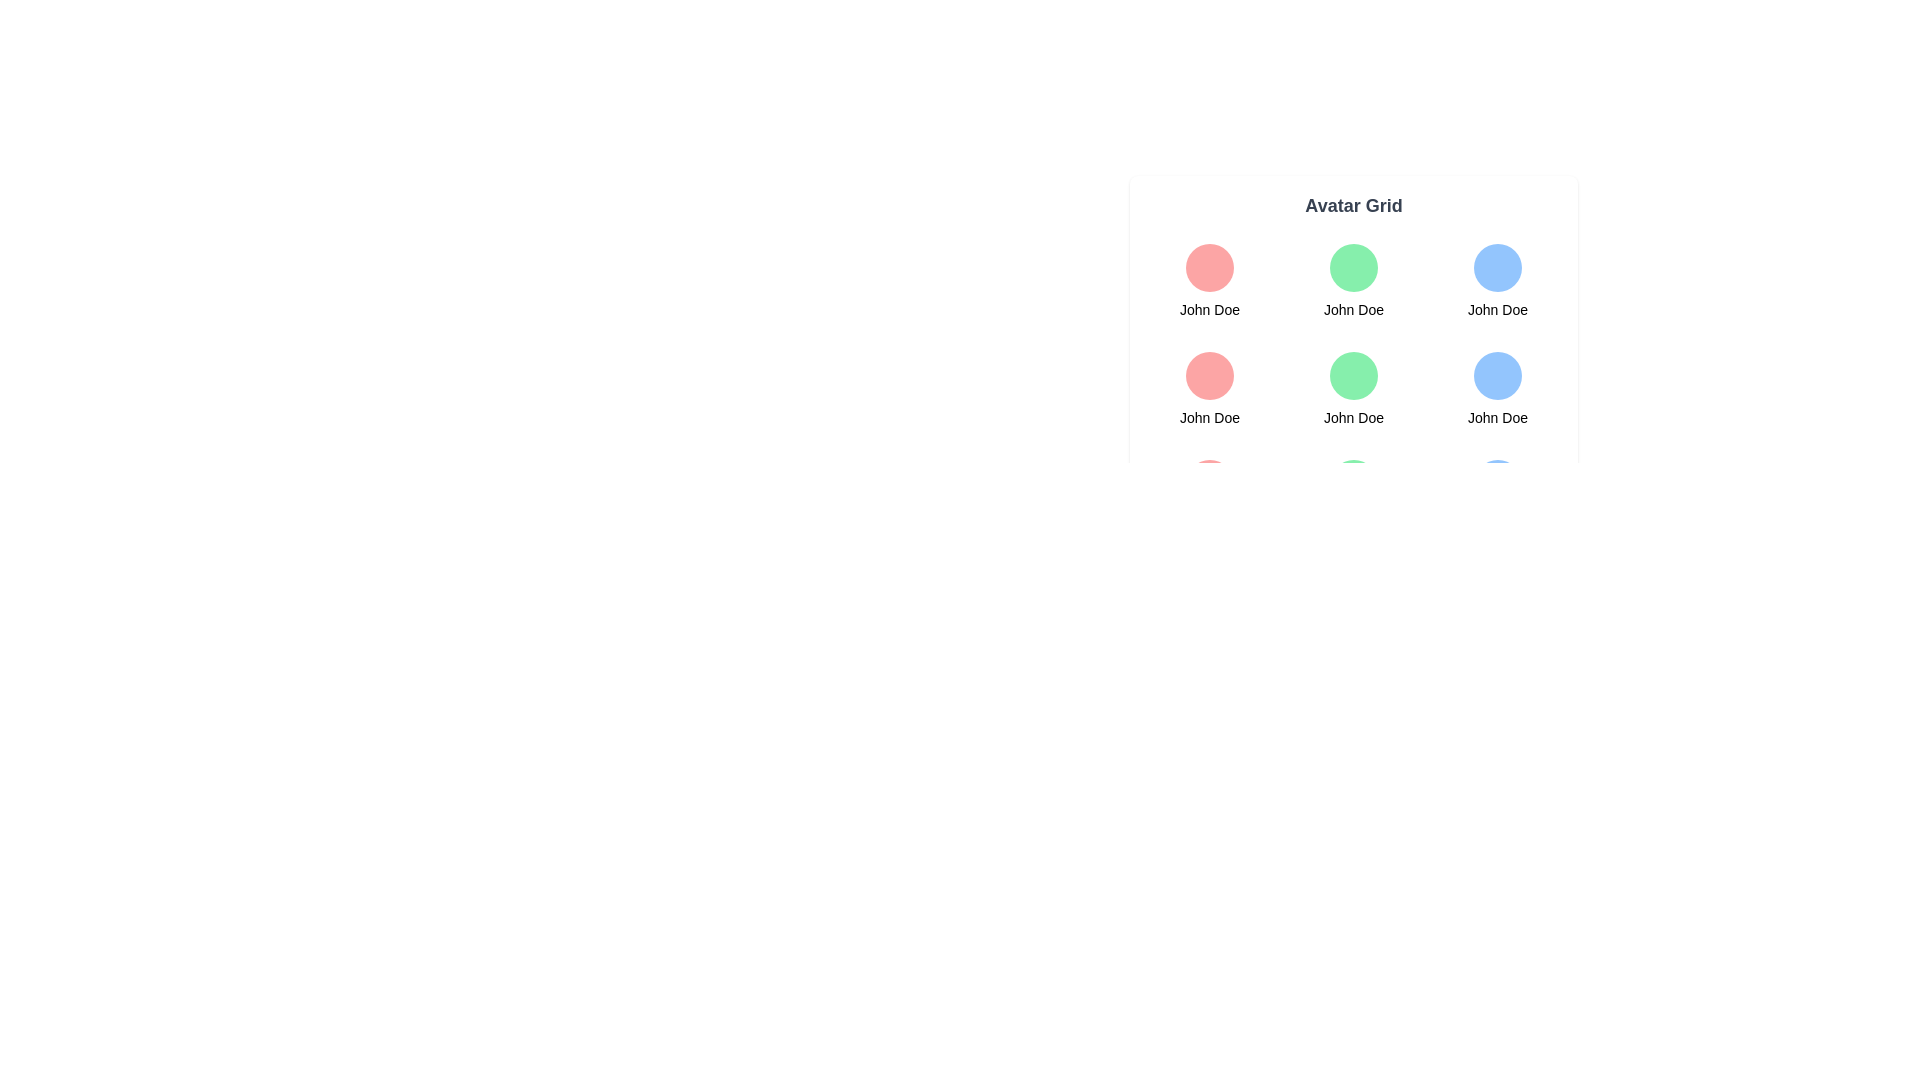 This screenshot has height=1080, width=1920. What do you see at coordinates (1208, 483) in the screenshot?
I see `the Circular Avatar element that visually represents the user 'John Doe', located in the bottom left corner of the grid` at bounding box center [1208, 483].